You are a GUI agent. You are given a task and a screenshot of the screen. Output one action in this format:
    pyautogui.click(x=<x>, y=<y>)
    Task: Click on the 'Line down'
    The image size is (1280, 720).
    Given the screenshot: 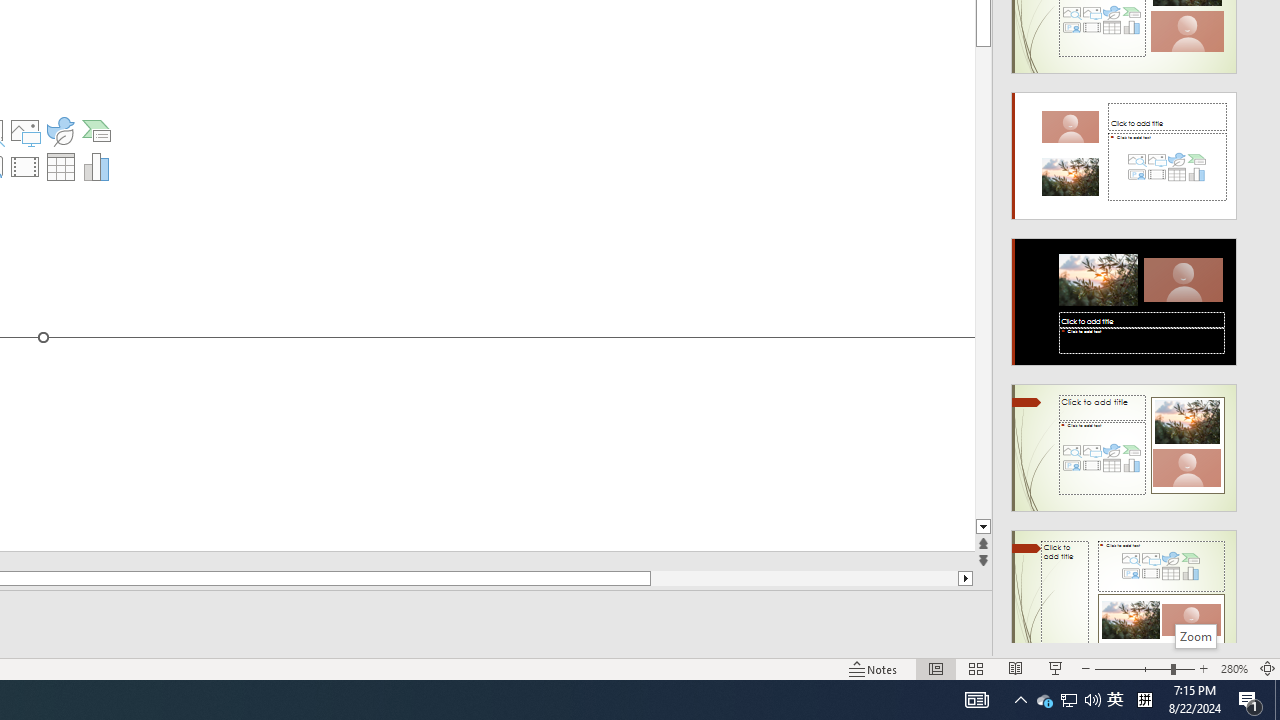 What is the action you would take?
    pyautogui.click(x=983, y=526)
    